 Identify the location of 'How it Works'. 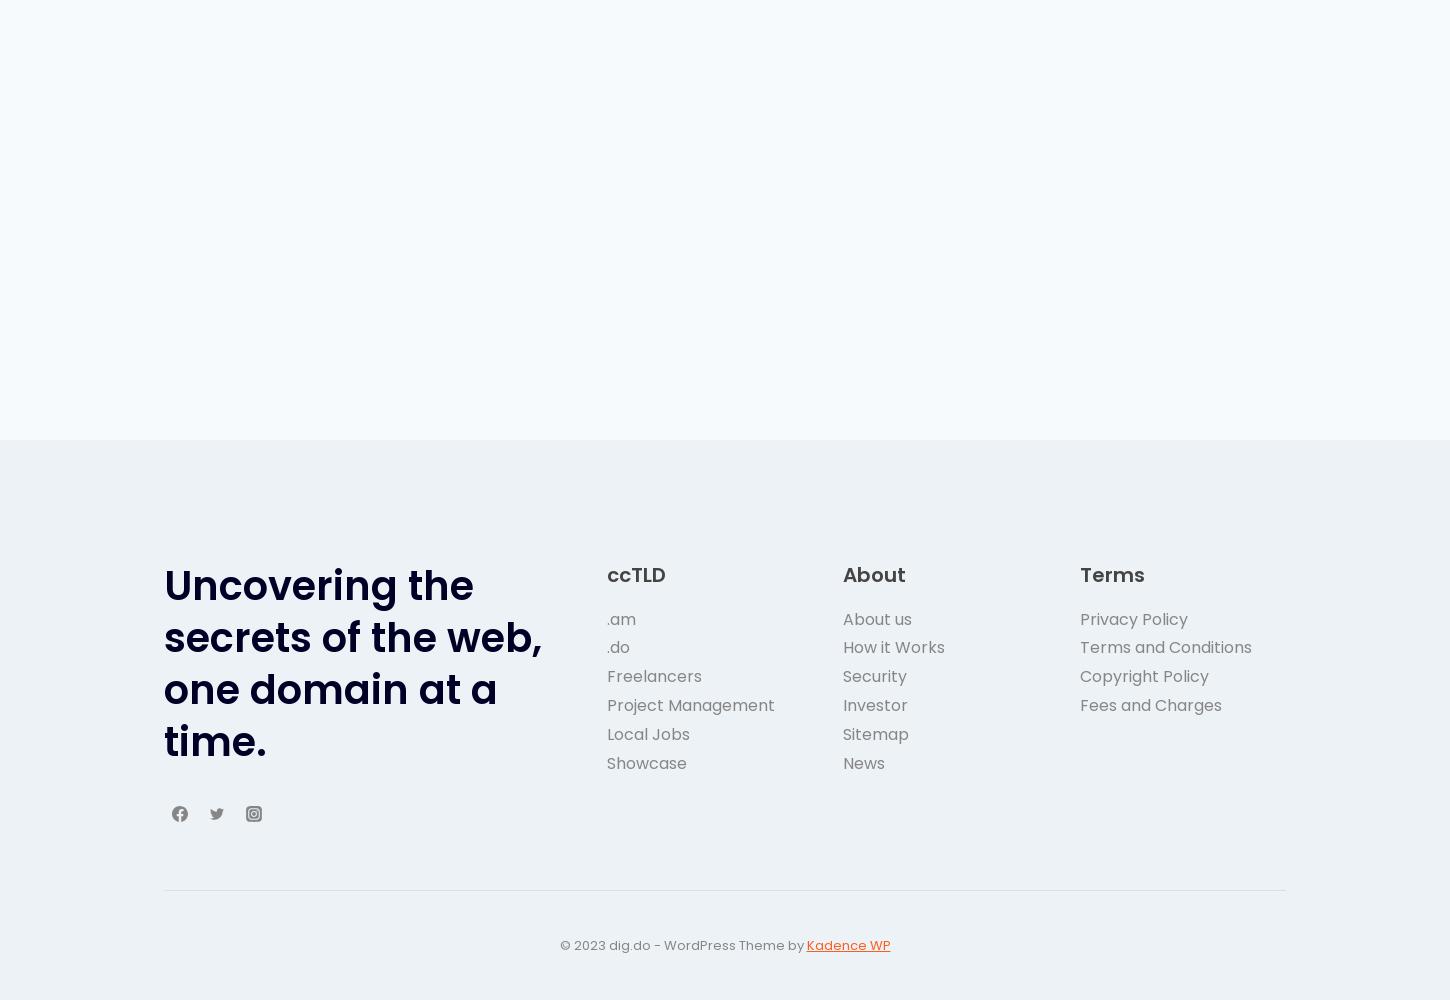
(843, 647).